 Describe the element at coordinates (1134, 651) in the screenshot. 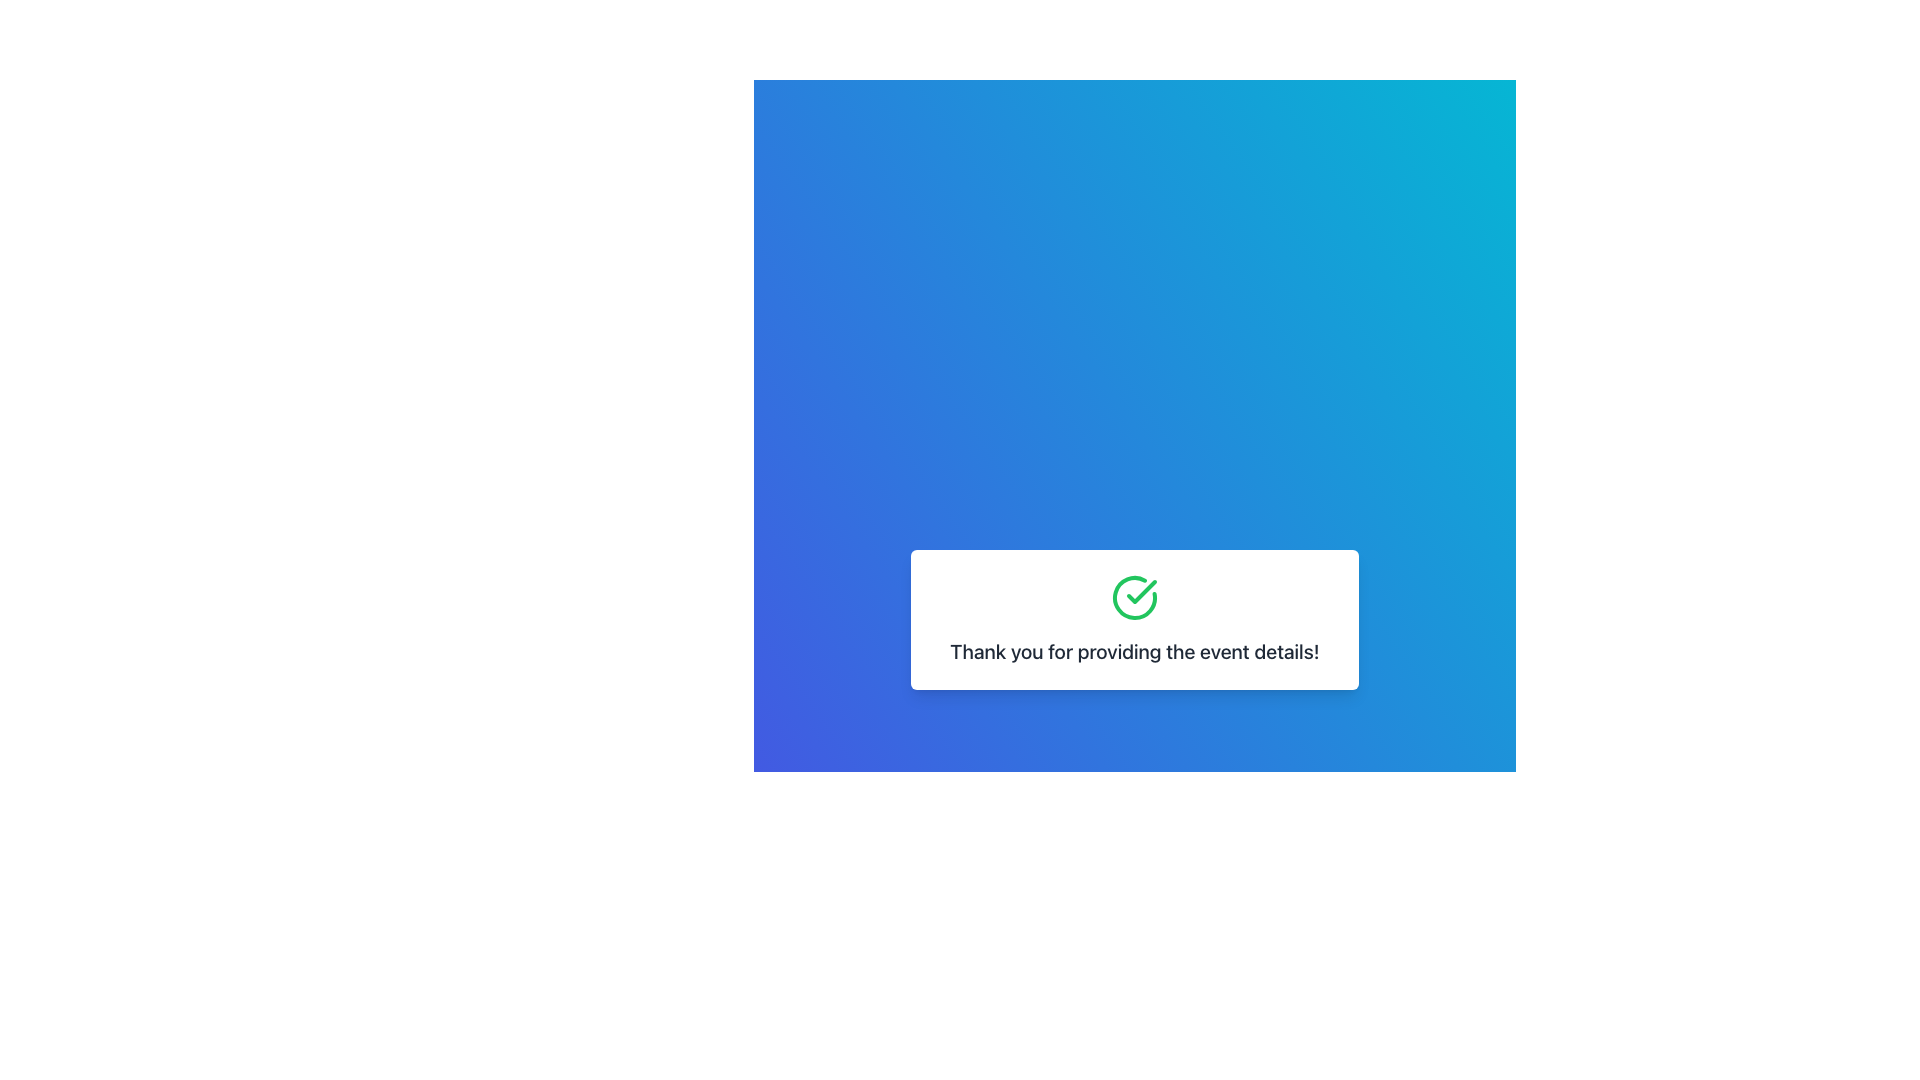

I see `static text label that says 'Thank you for providing the event details!' positioned centrally below a green circular checkmark icon` at that location.